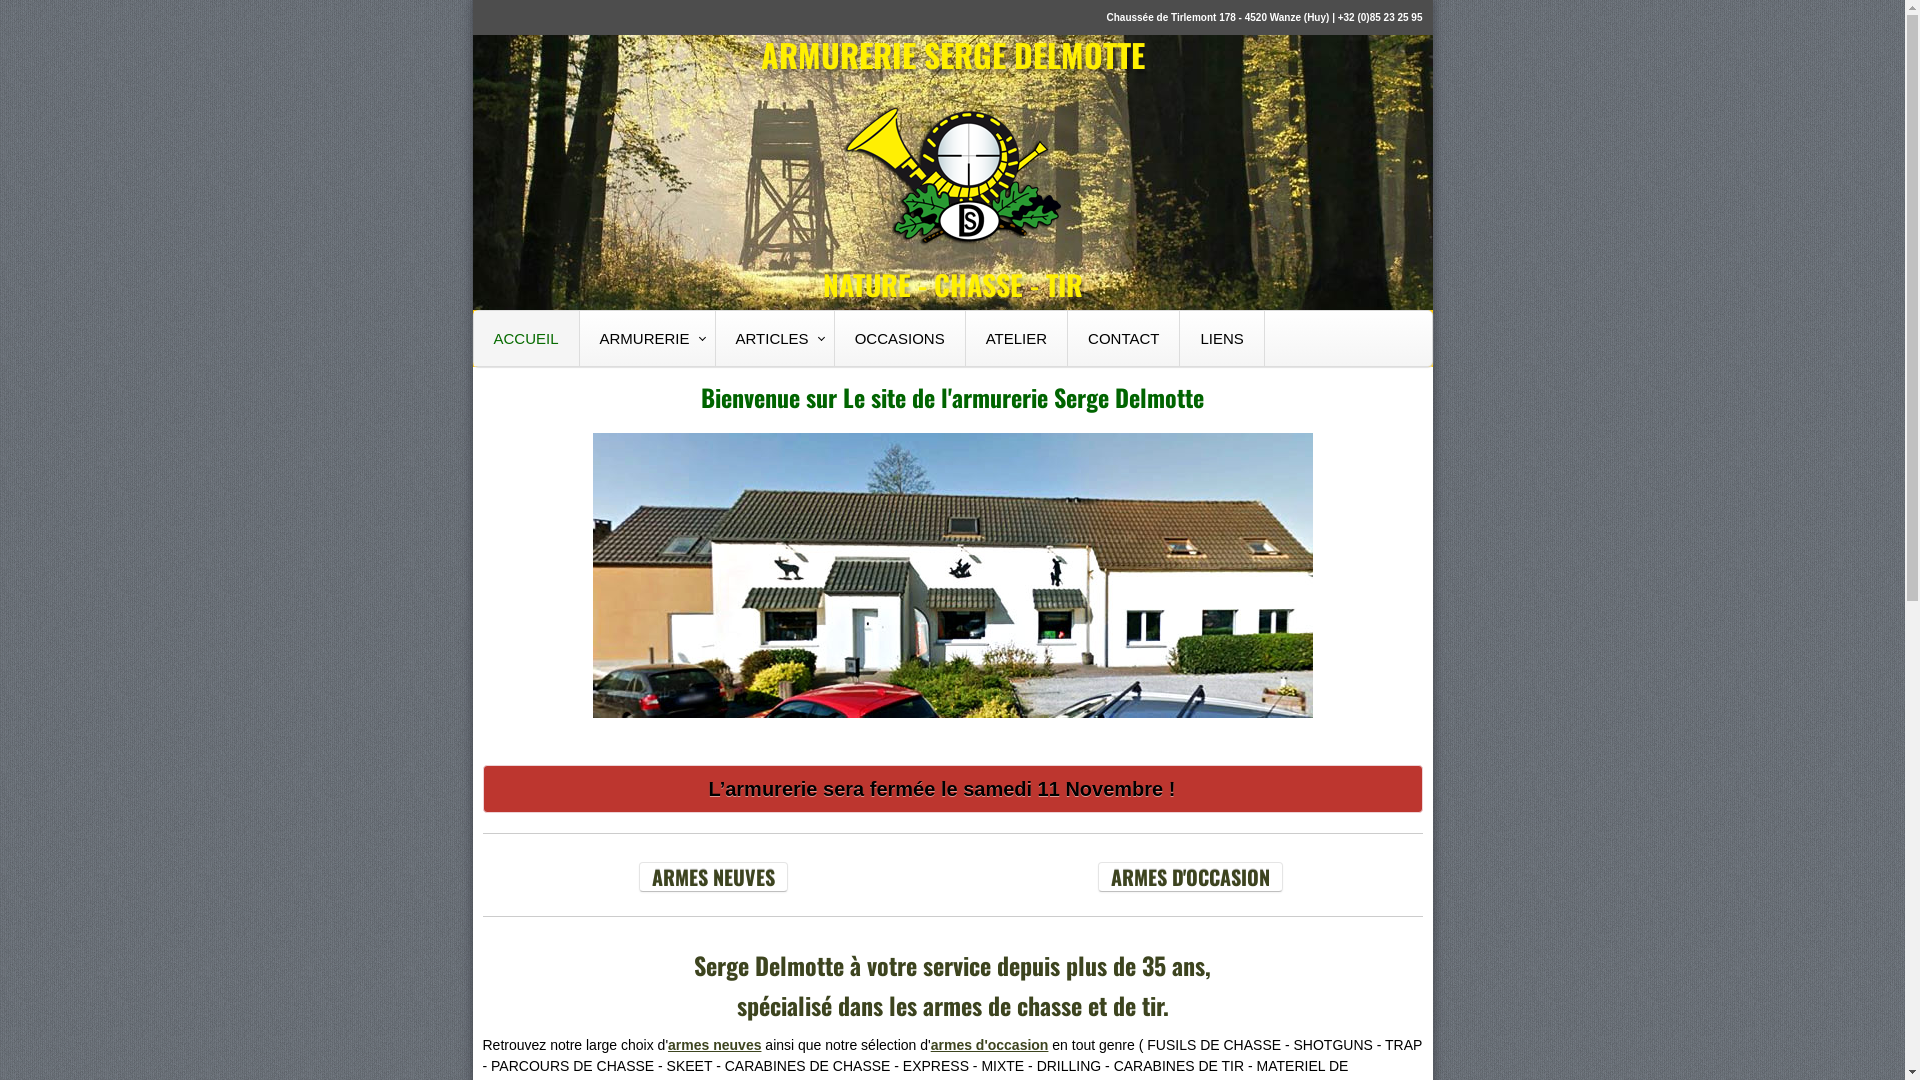 The width and height of the screenshot is (1920, 1080). Describe the element at coordinates (1123, 337) in the screenshot. I see `'CONTACT'` at that location.